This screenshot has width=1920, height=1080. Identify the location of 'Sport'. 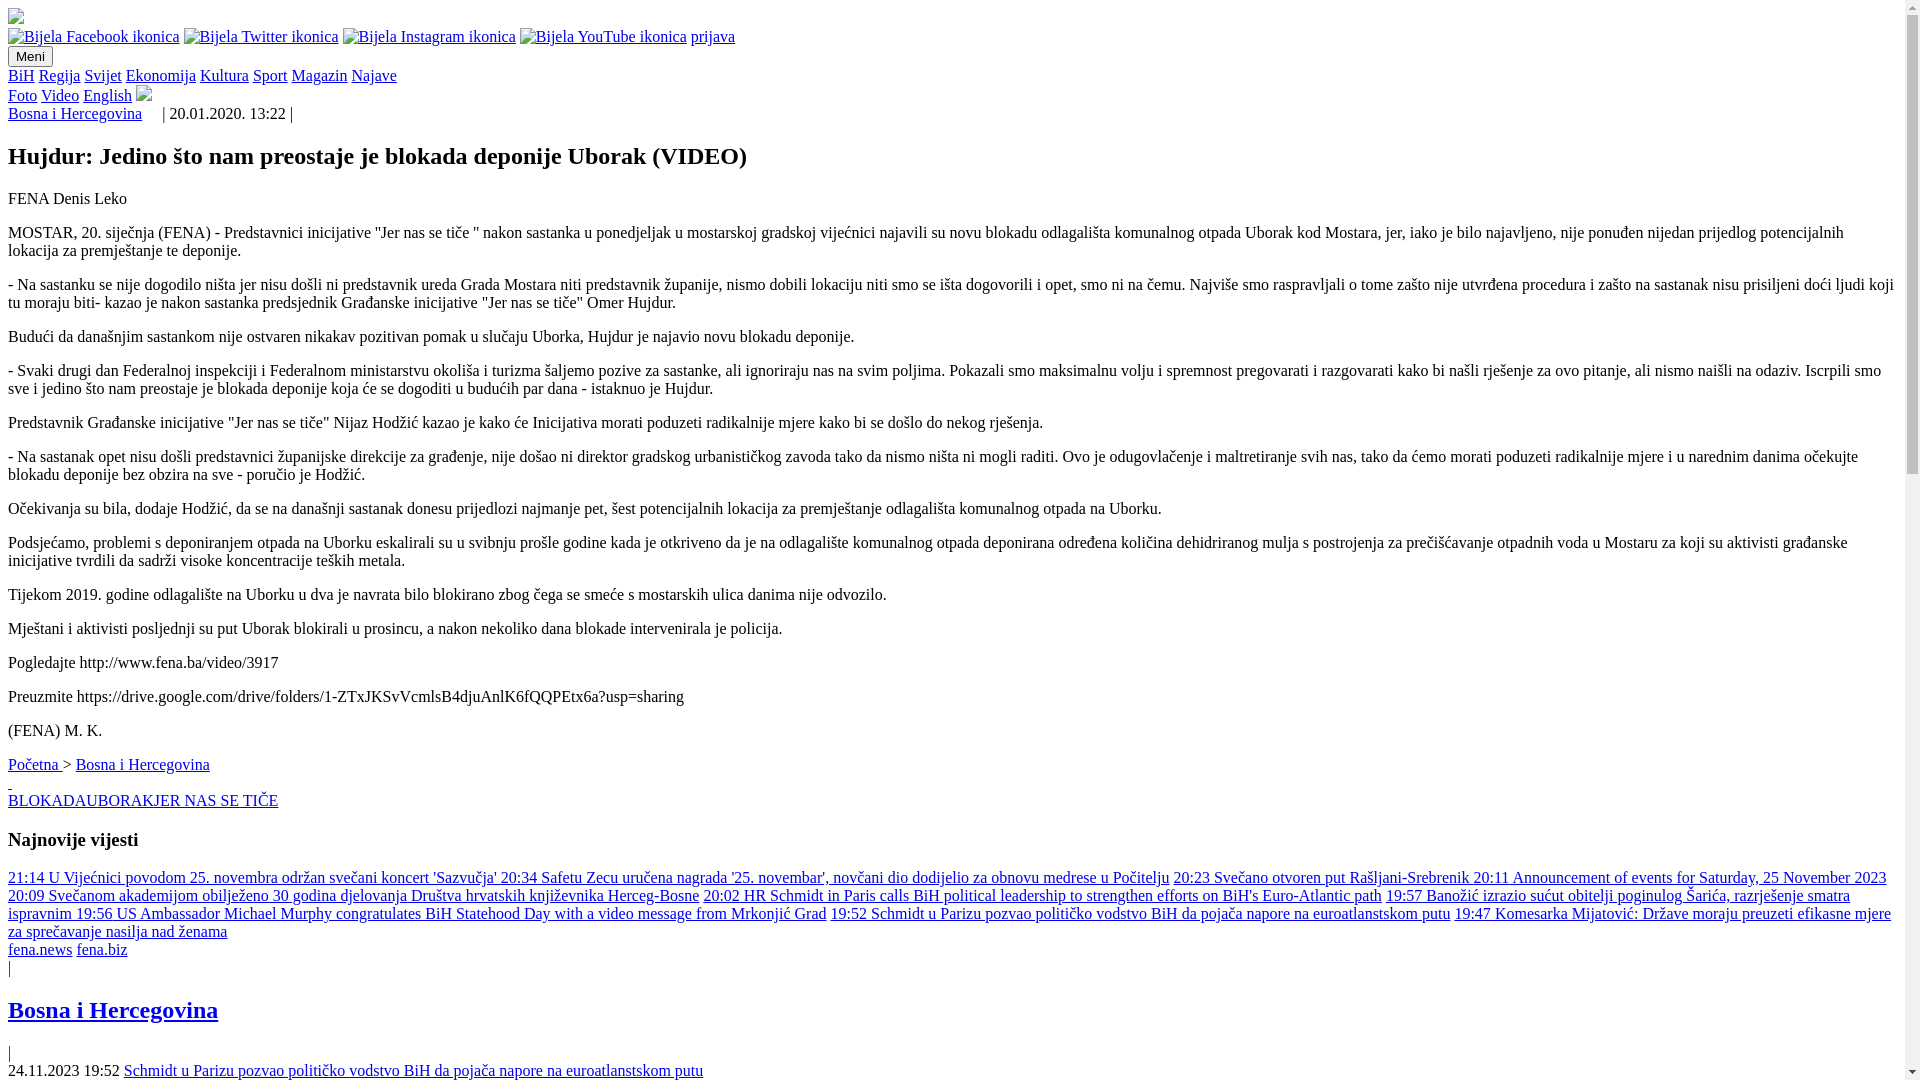
(269, 74).